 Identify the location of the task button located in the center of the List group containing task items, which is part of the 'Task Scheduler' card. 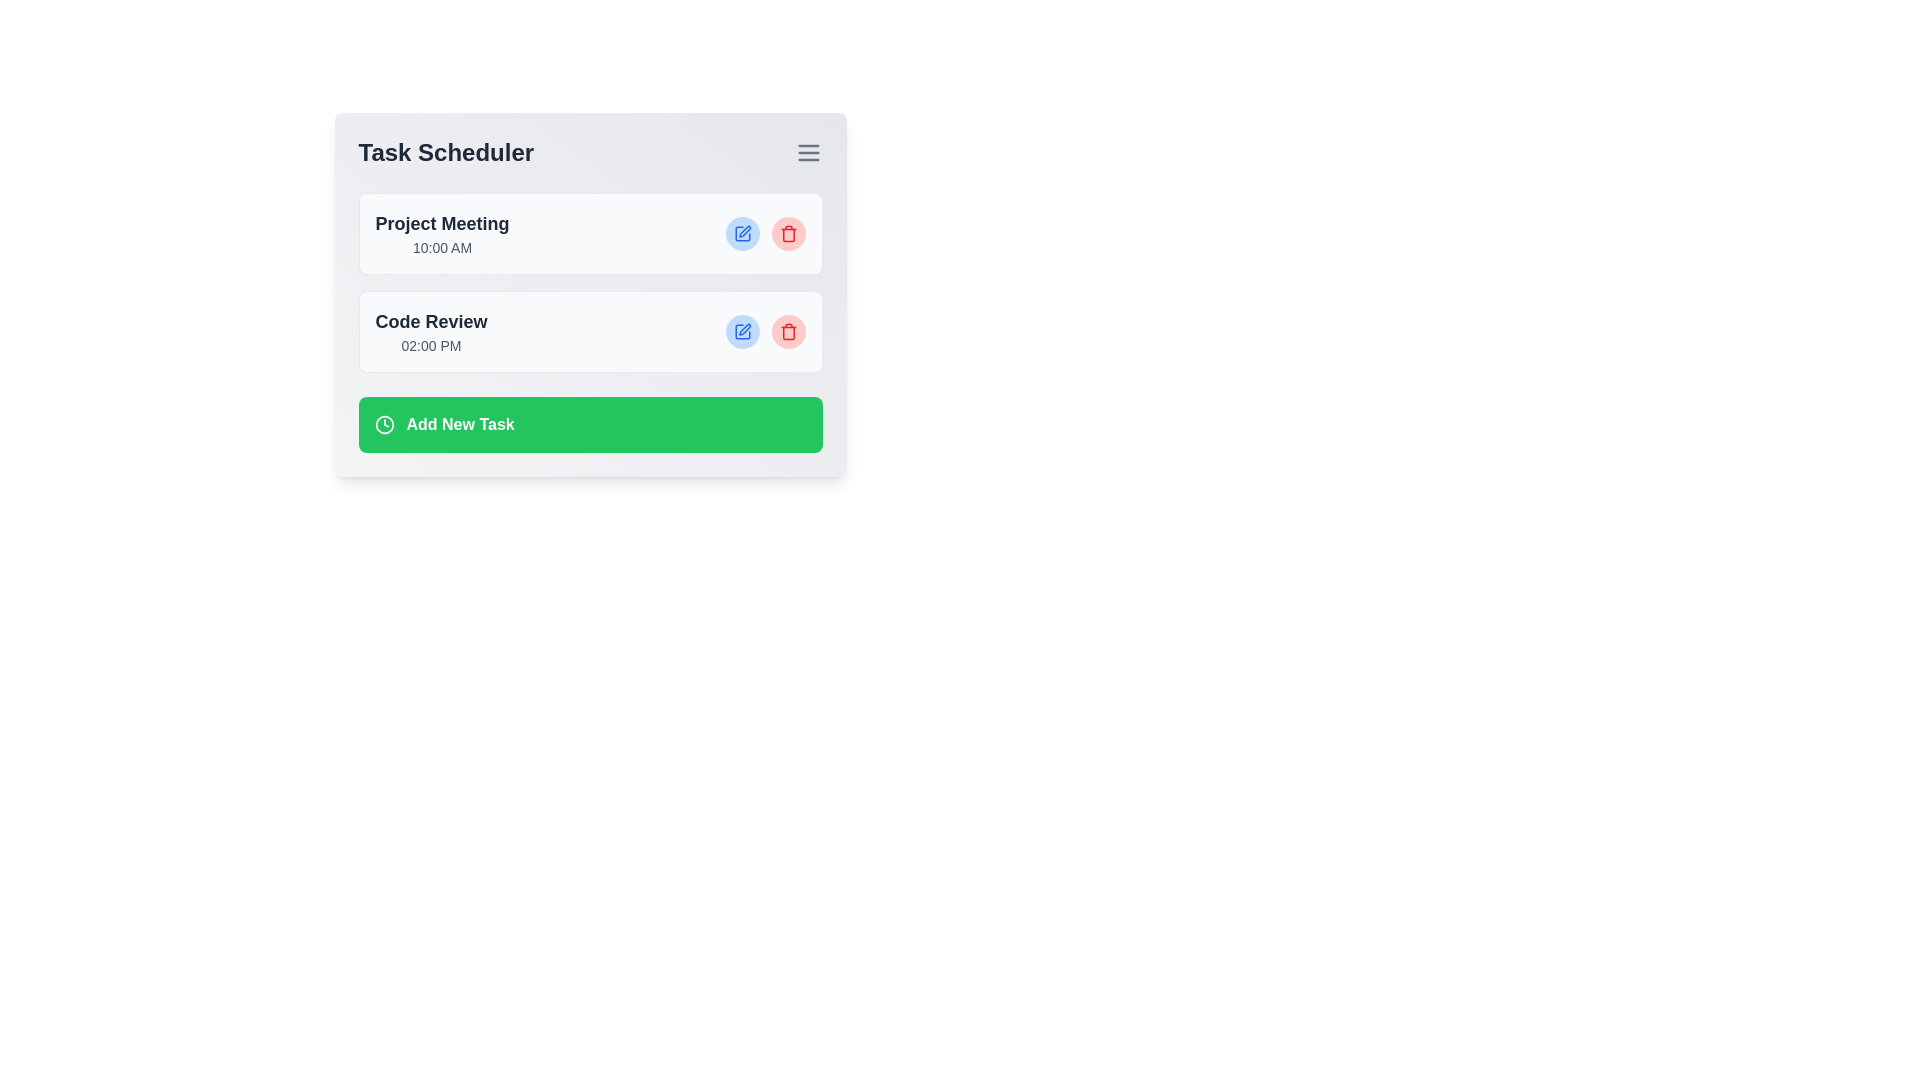
(589, 282).